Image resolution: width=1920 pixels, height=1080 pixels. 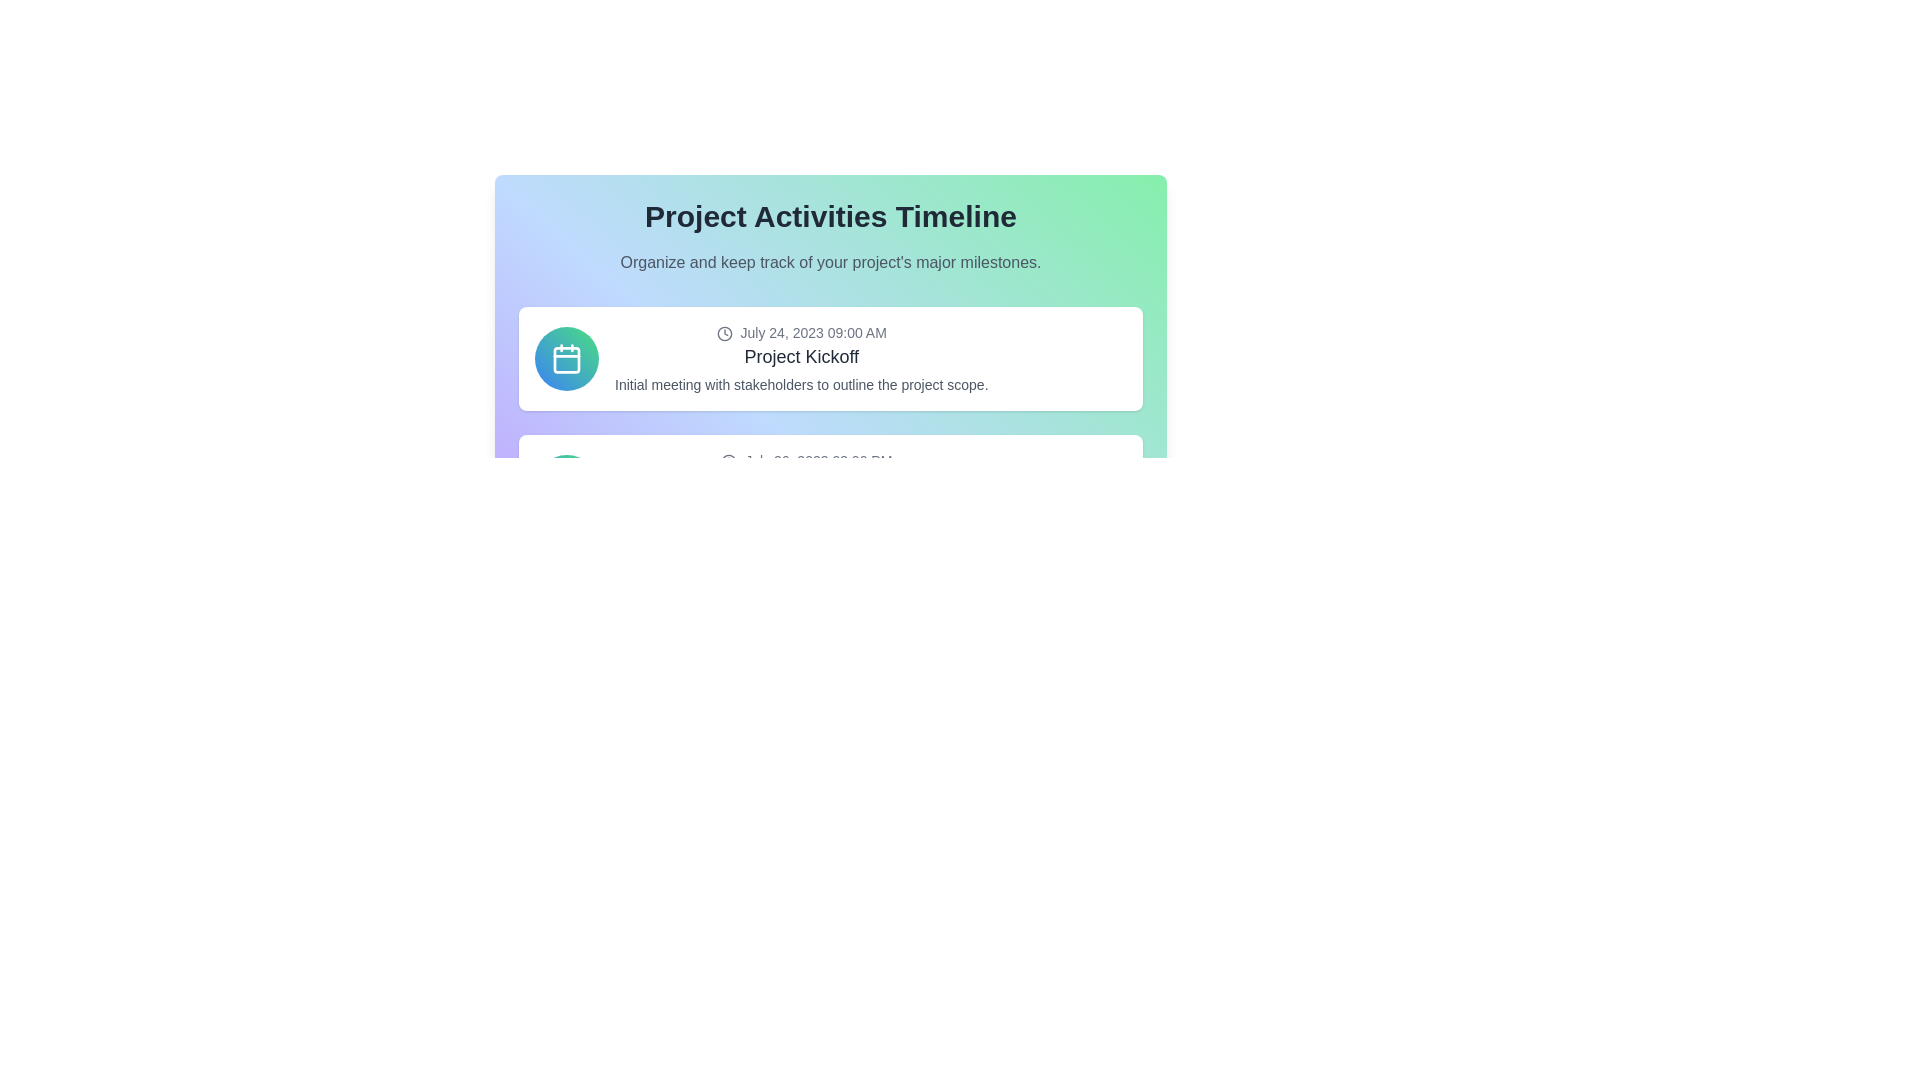 What do you see at coordinates (830, 486) in the screenshot?
I see `details contained in the second event card of the timeline, which is positioned below 'Project Kickoff' and above 'Development Start'` at bounding box center [830, 486].